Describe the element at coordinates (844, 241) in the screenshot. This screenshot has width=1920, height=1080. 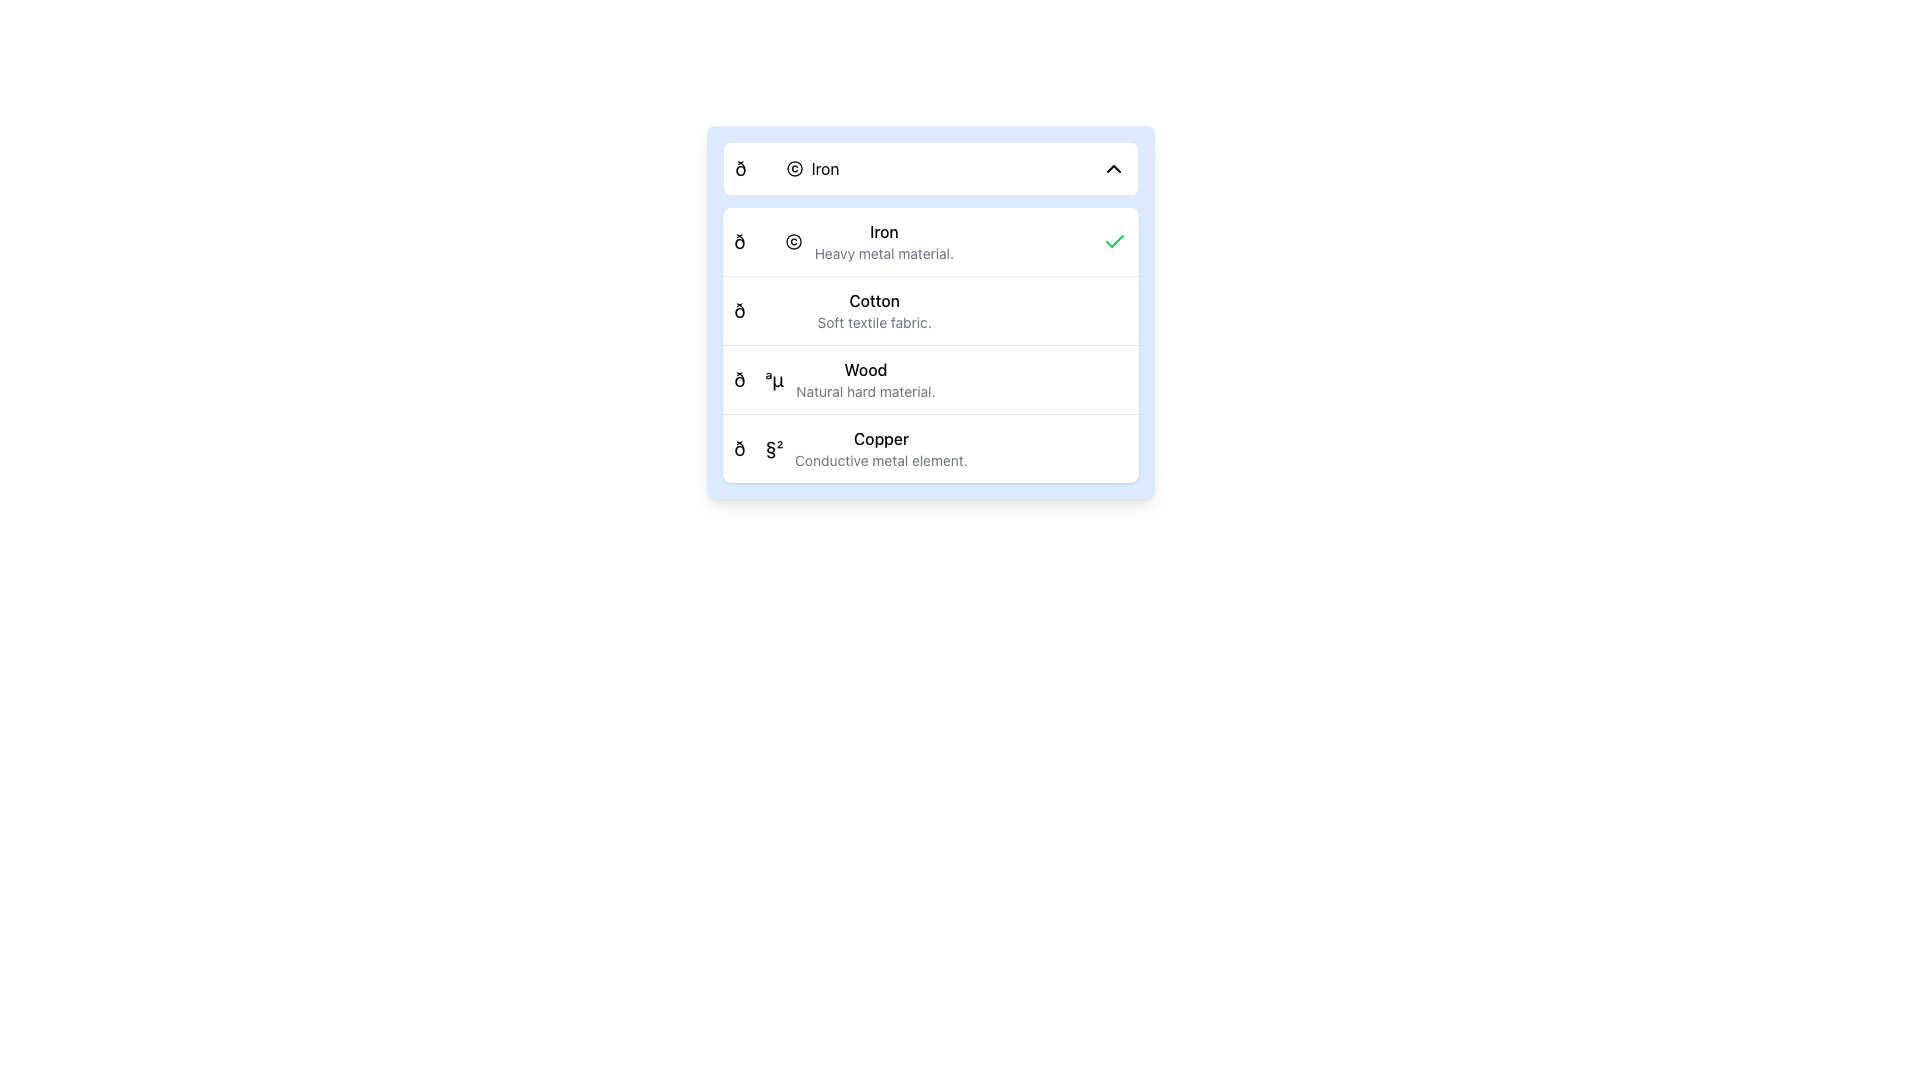
I see `the list item containing the icon and metadata for 'Iron' located in the second row of the list` at that location.